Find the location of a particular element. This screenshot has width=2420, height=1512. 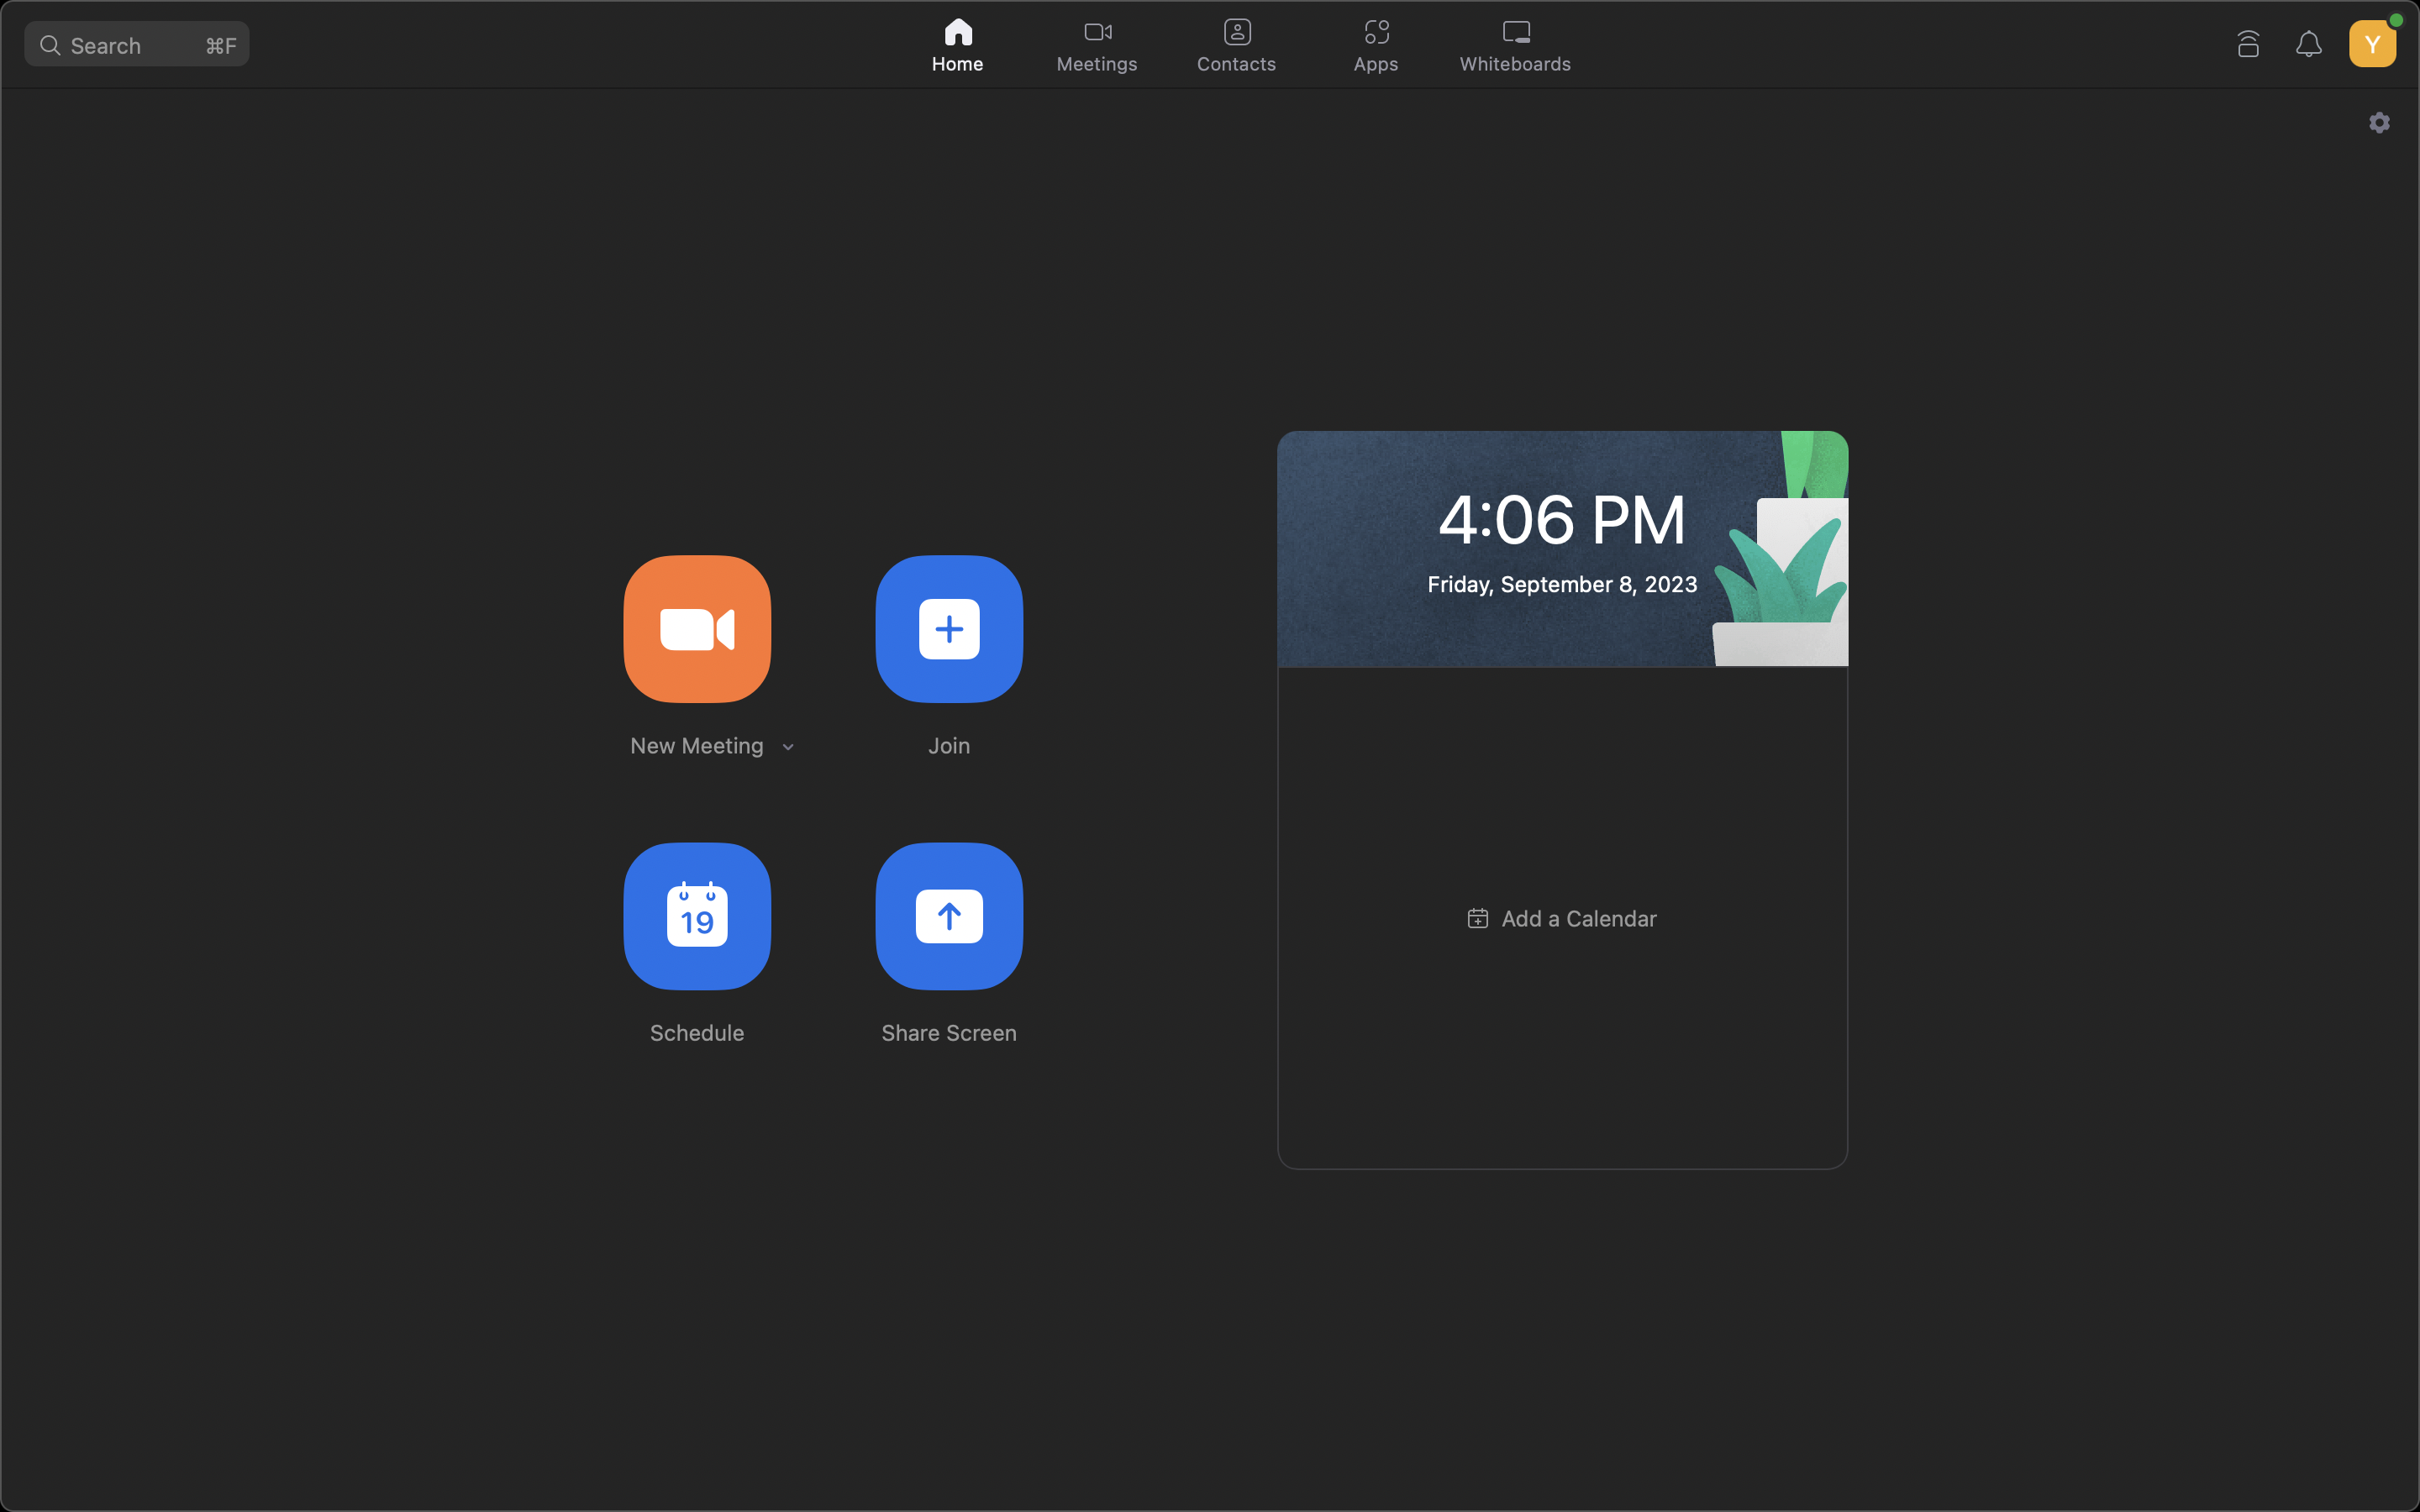

the options for whiteboard is located at coordinates (1520, 46).